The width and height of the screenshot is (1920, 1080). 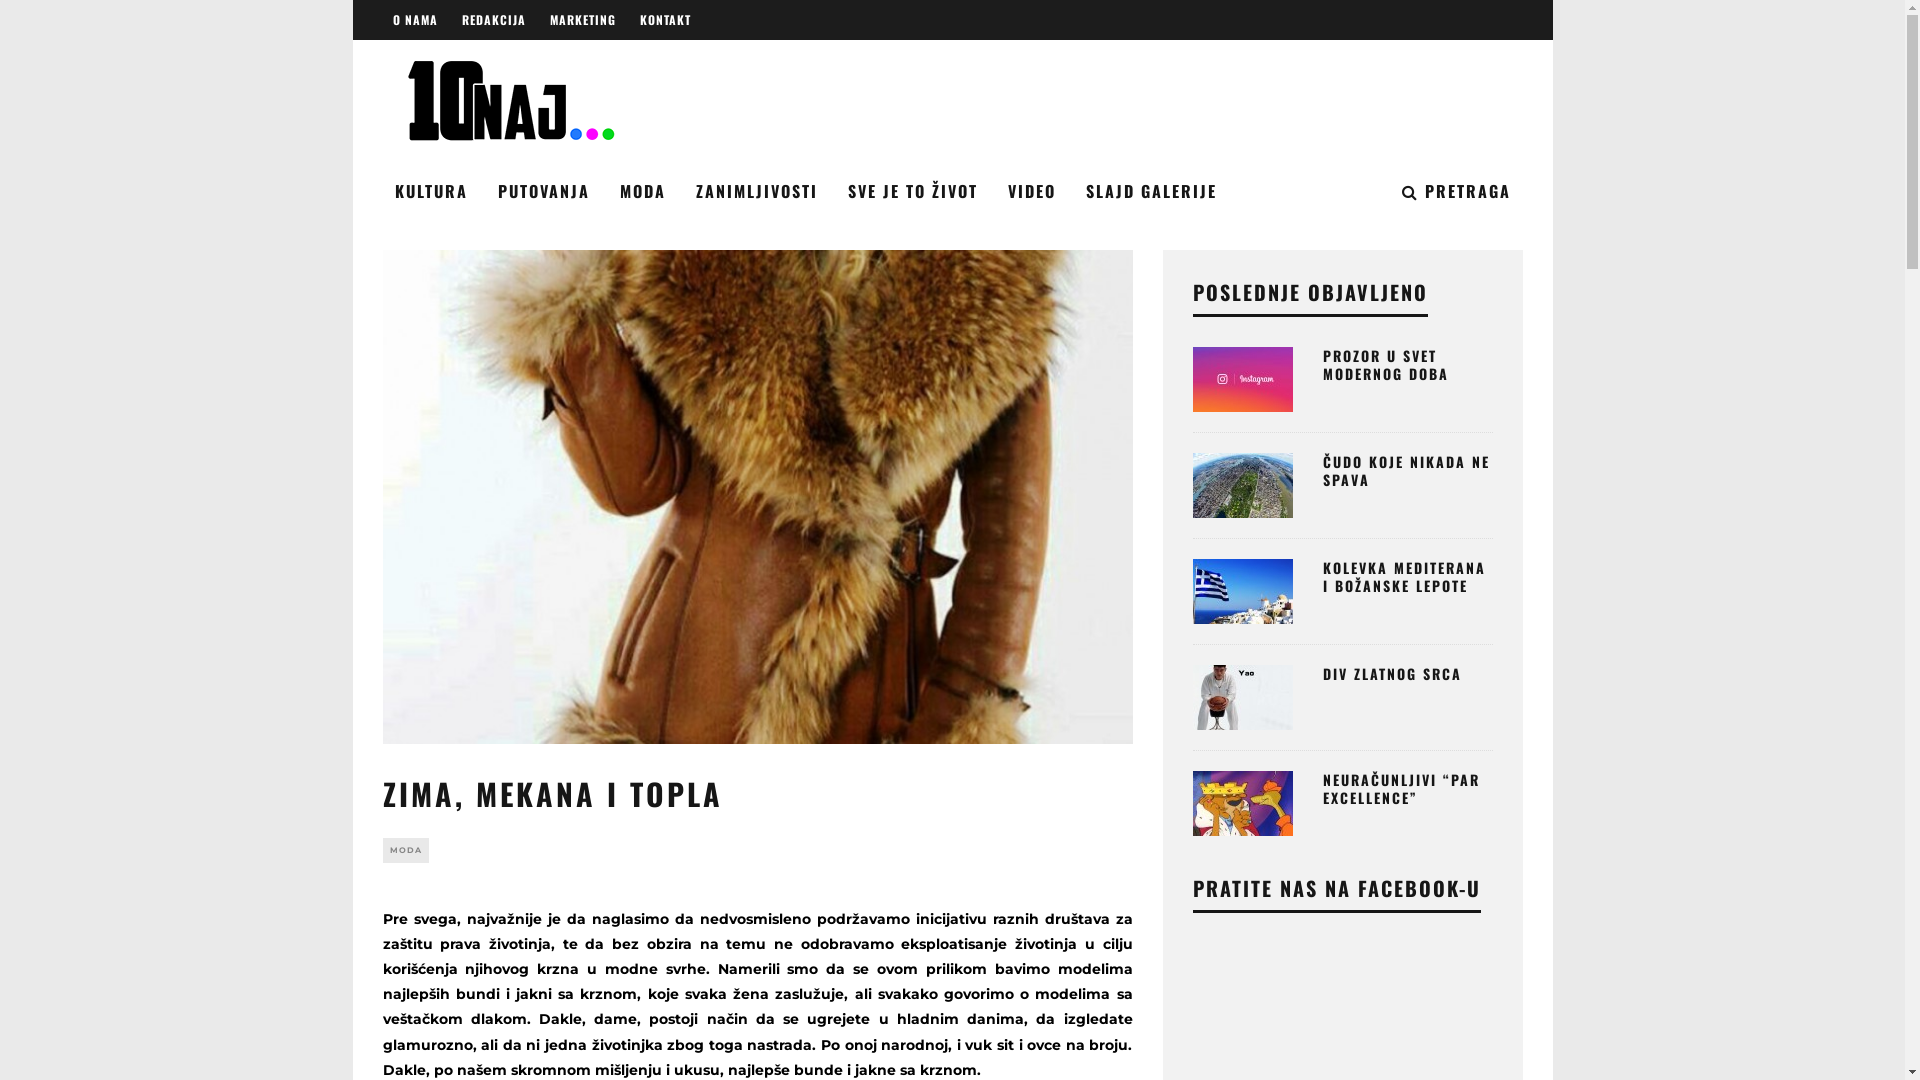 What do you see at coordinates (581, 19) in the screenshot?
I see `'MARKETING'` at bounding box center [581, 19].